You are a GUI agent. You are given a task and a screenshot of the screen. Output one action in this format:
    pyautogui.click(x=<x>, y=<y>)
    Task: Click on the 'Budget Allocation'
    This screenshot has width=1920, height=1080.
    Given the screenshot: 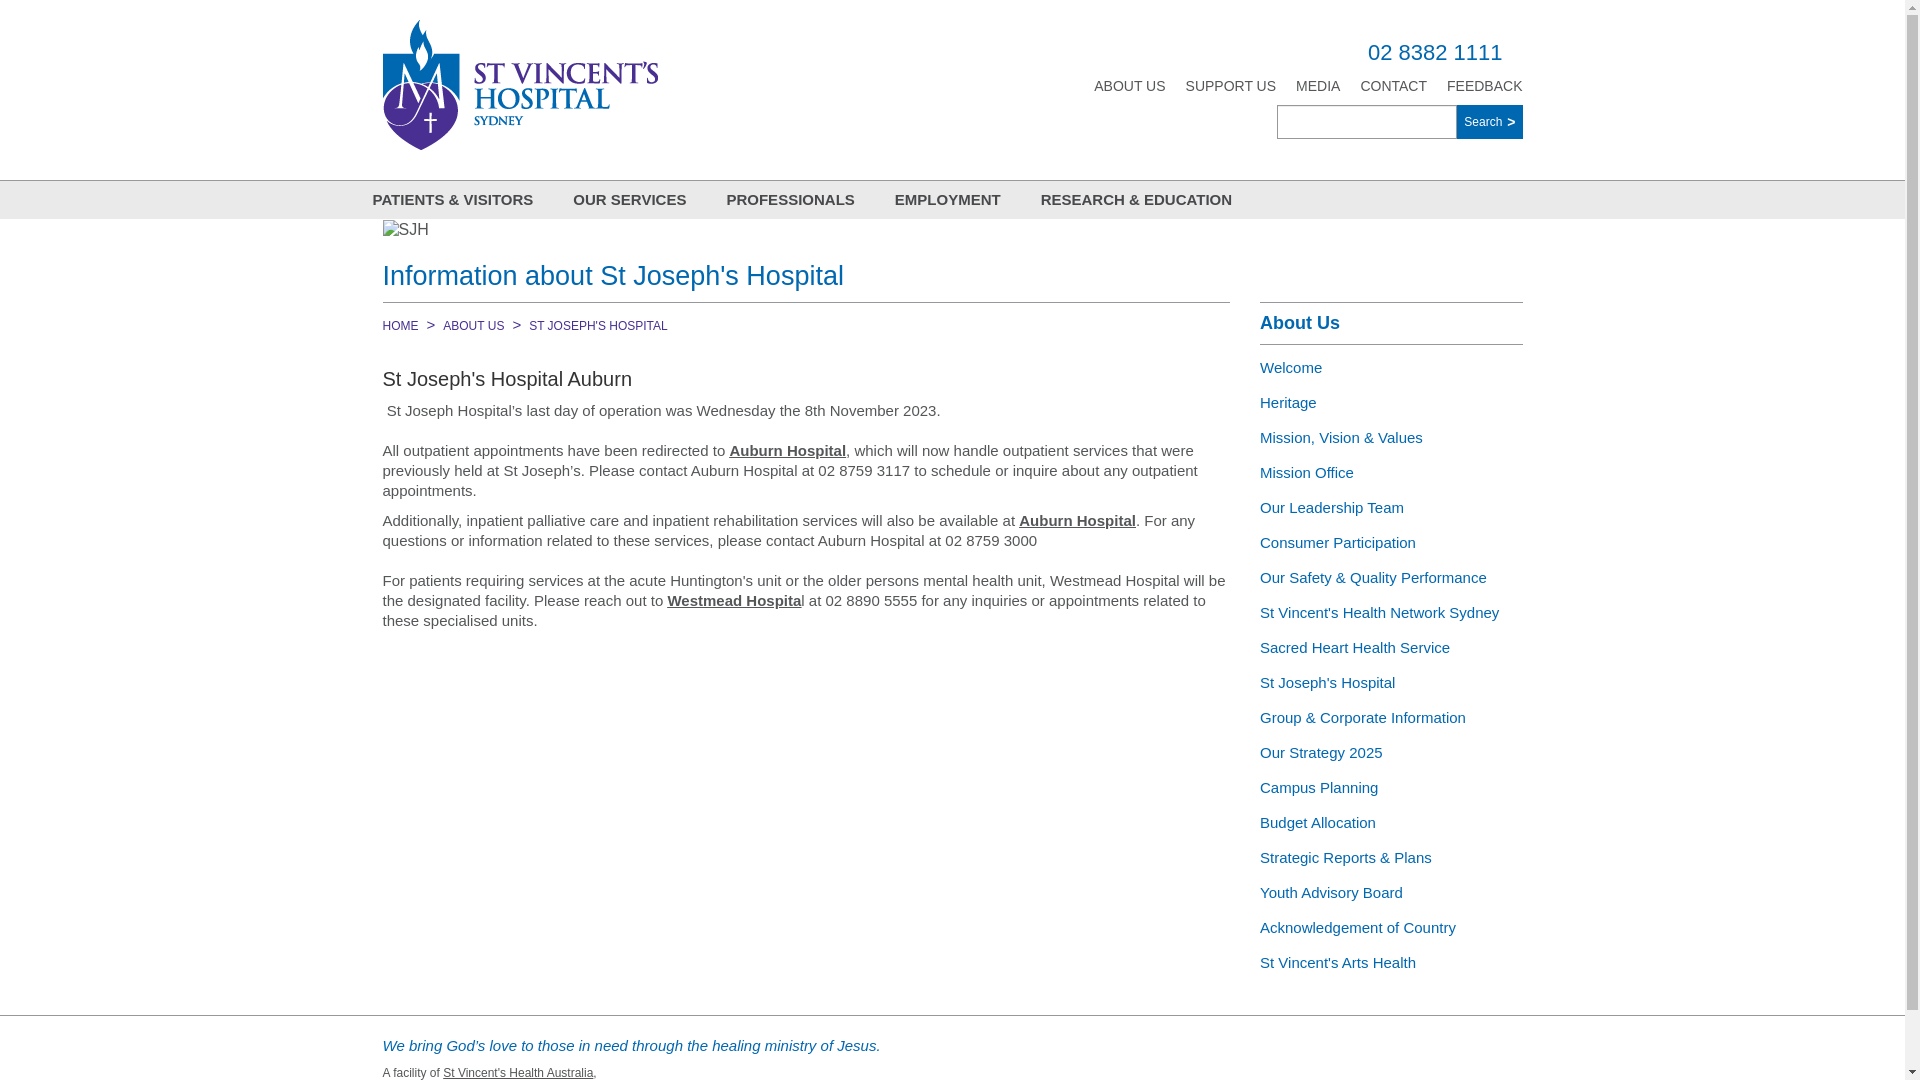 What is the action you would take?
    pyautogui.click(x=1390, y=822)
    